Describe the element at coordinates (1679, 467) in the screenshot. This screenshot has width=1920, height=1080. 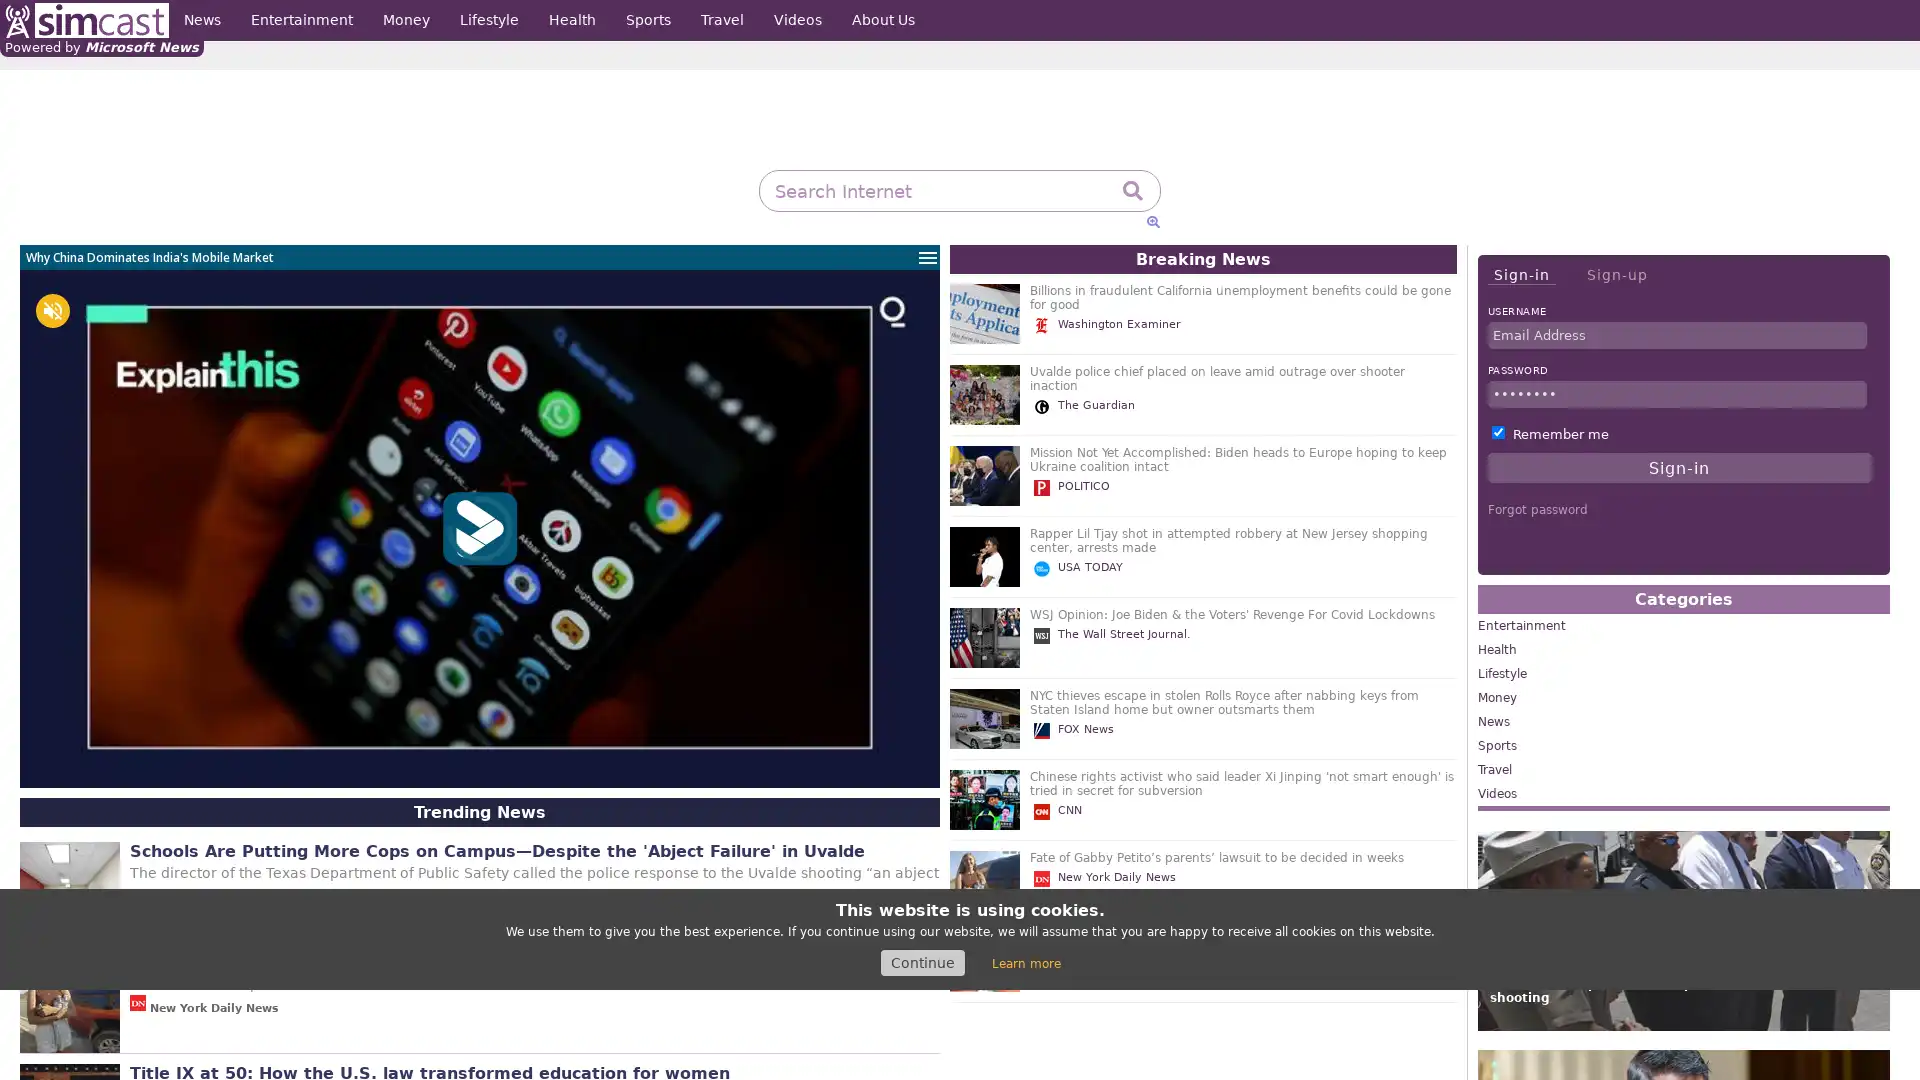
I see `Sign-in` at that location.